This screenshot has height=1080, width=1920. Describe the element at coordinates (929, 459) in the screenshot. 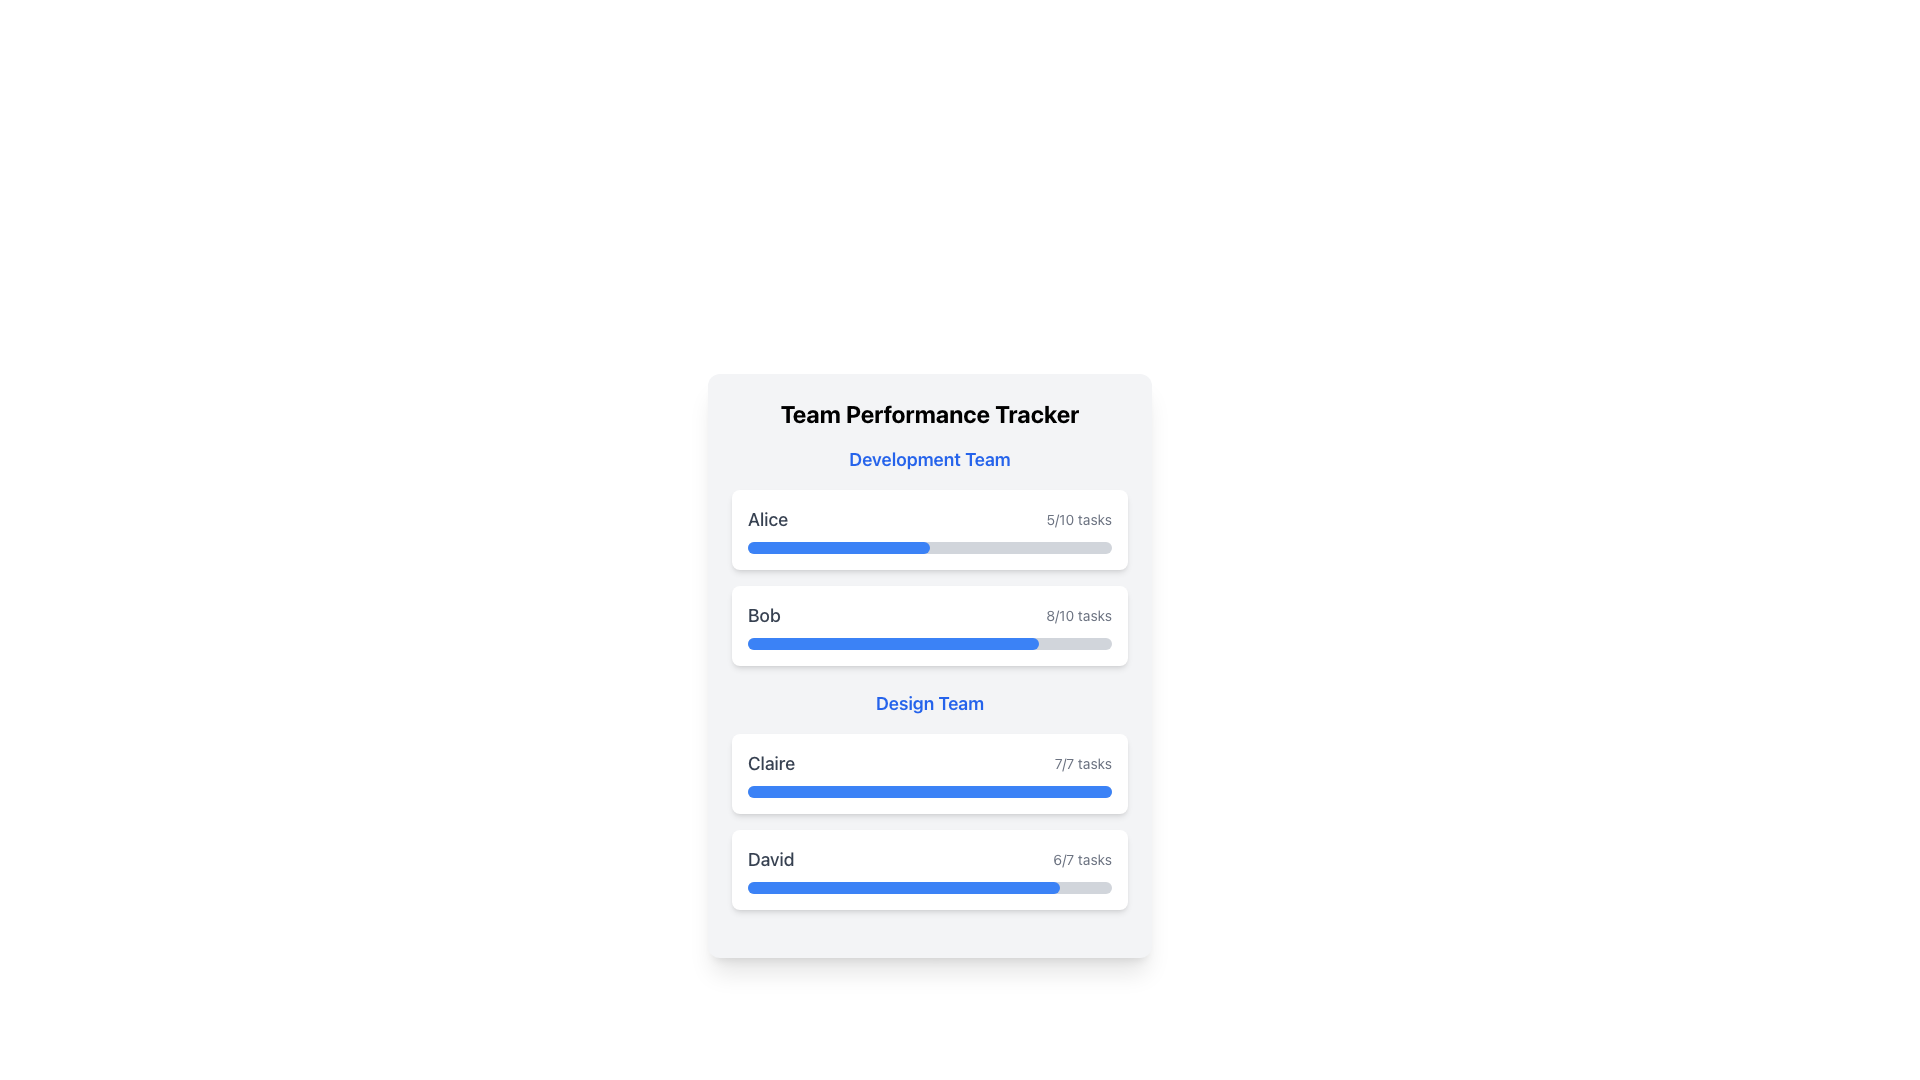

I see `bold text label 'Development Team' which is prominently positioned at the top of the section within a card design interface` at that location.